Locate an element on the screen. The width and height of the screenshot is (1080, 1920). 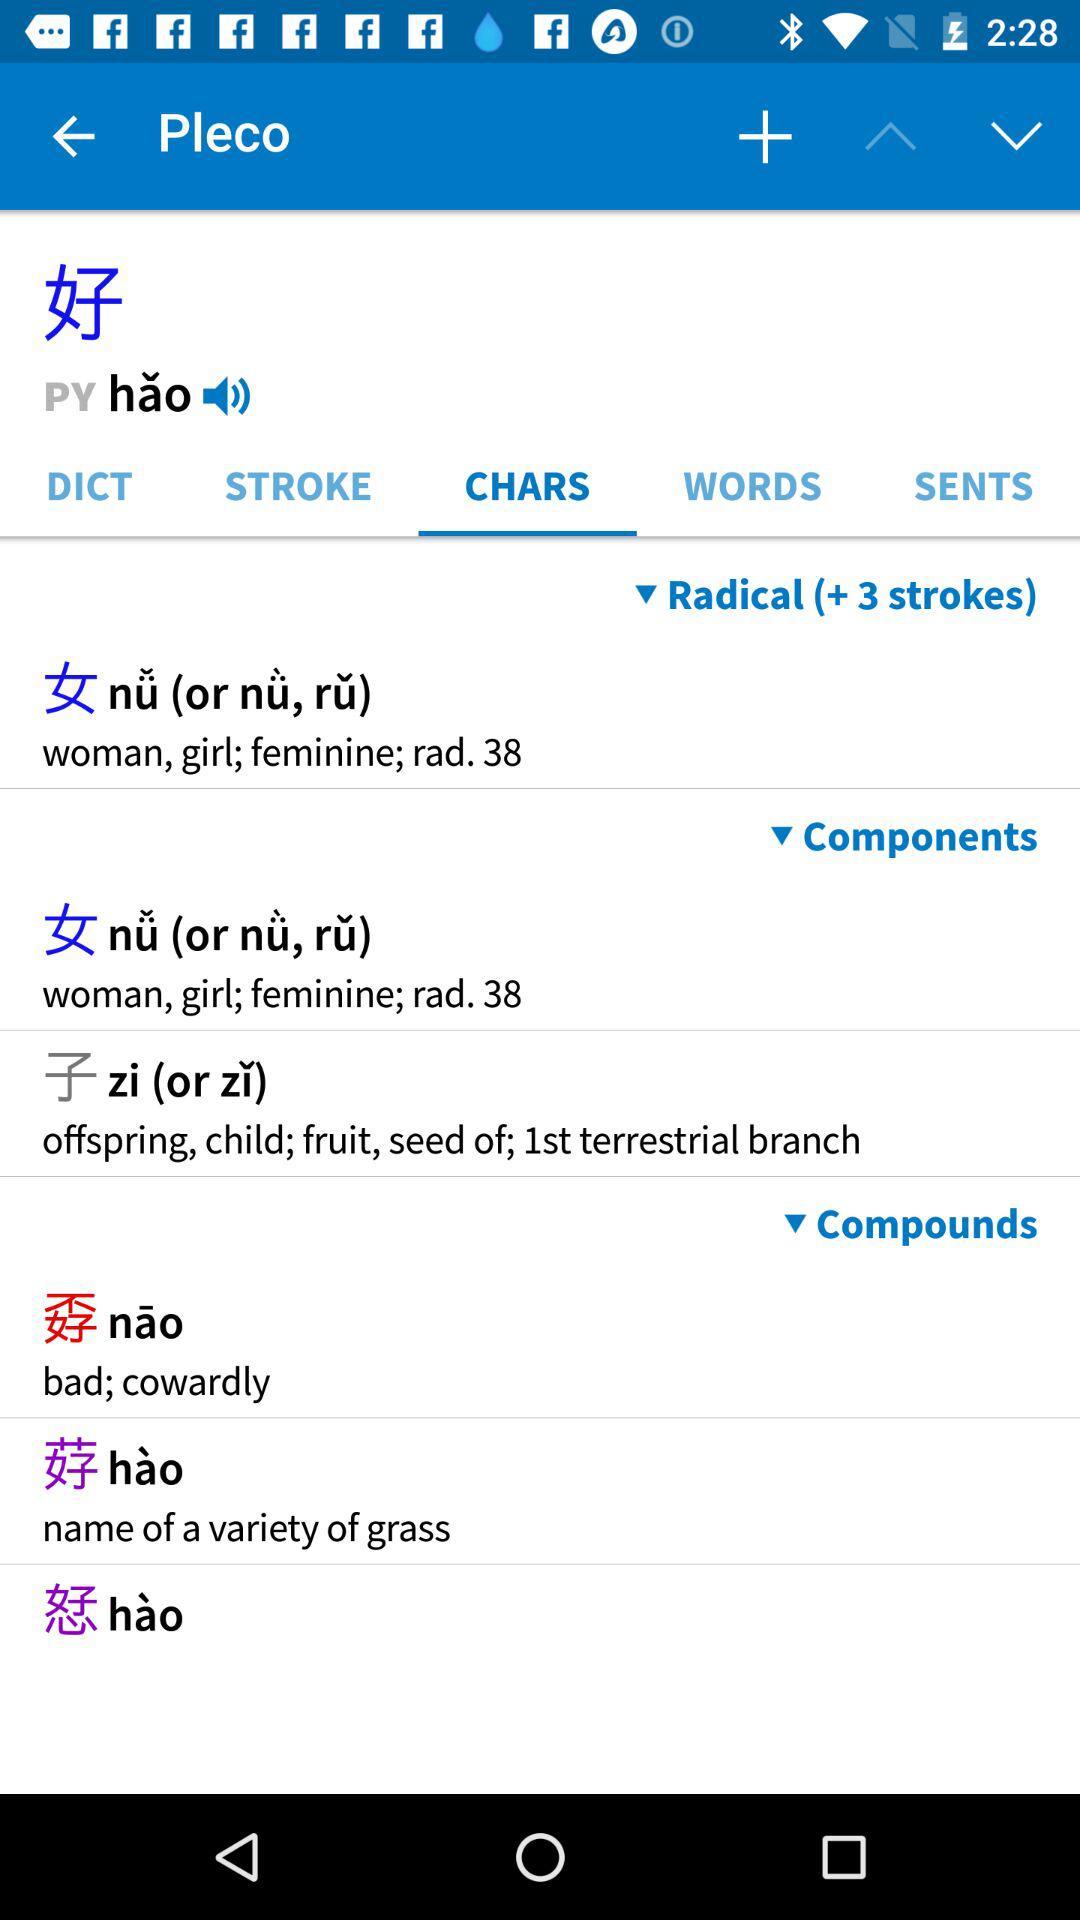
the item next to the chars icon is located at coordinates (298, 483).